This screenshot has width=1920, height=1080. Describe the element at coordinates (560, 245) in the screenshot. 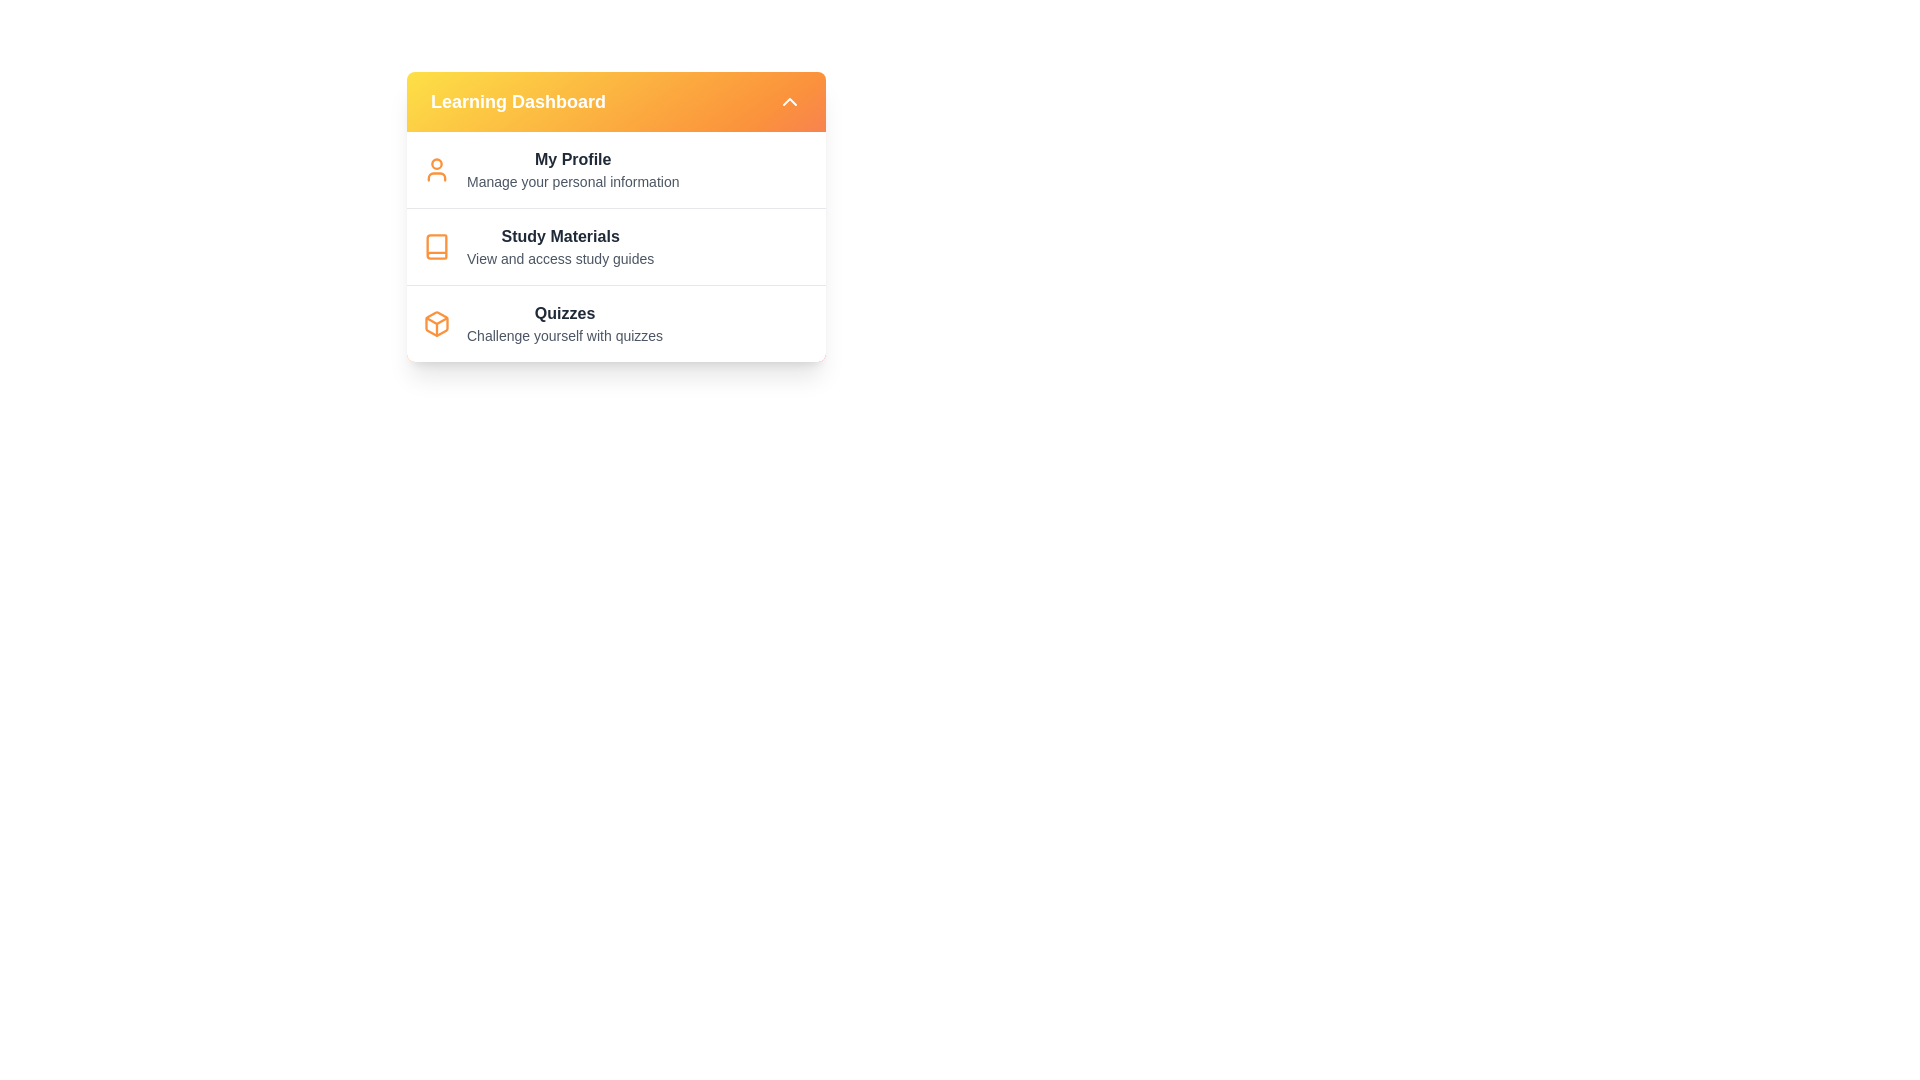

I see `the menu item Study Materials from the LearningMenu` at that location.